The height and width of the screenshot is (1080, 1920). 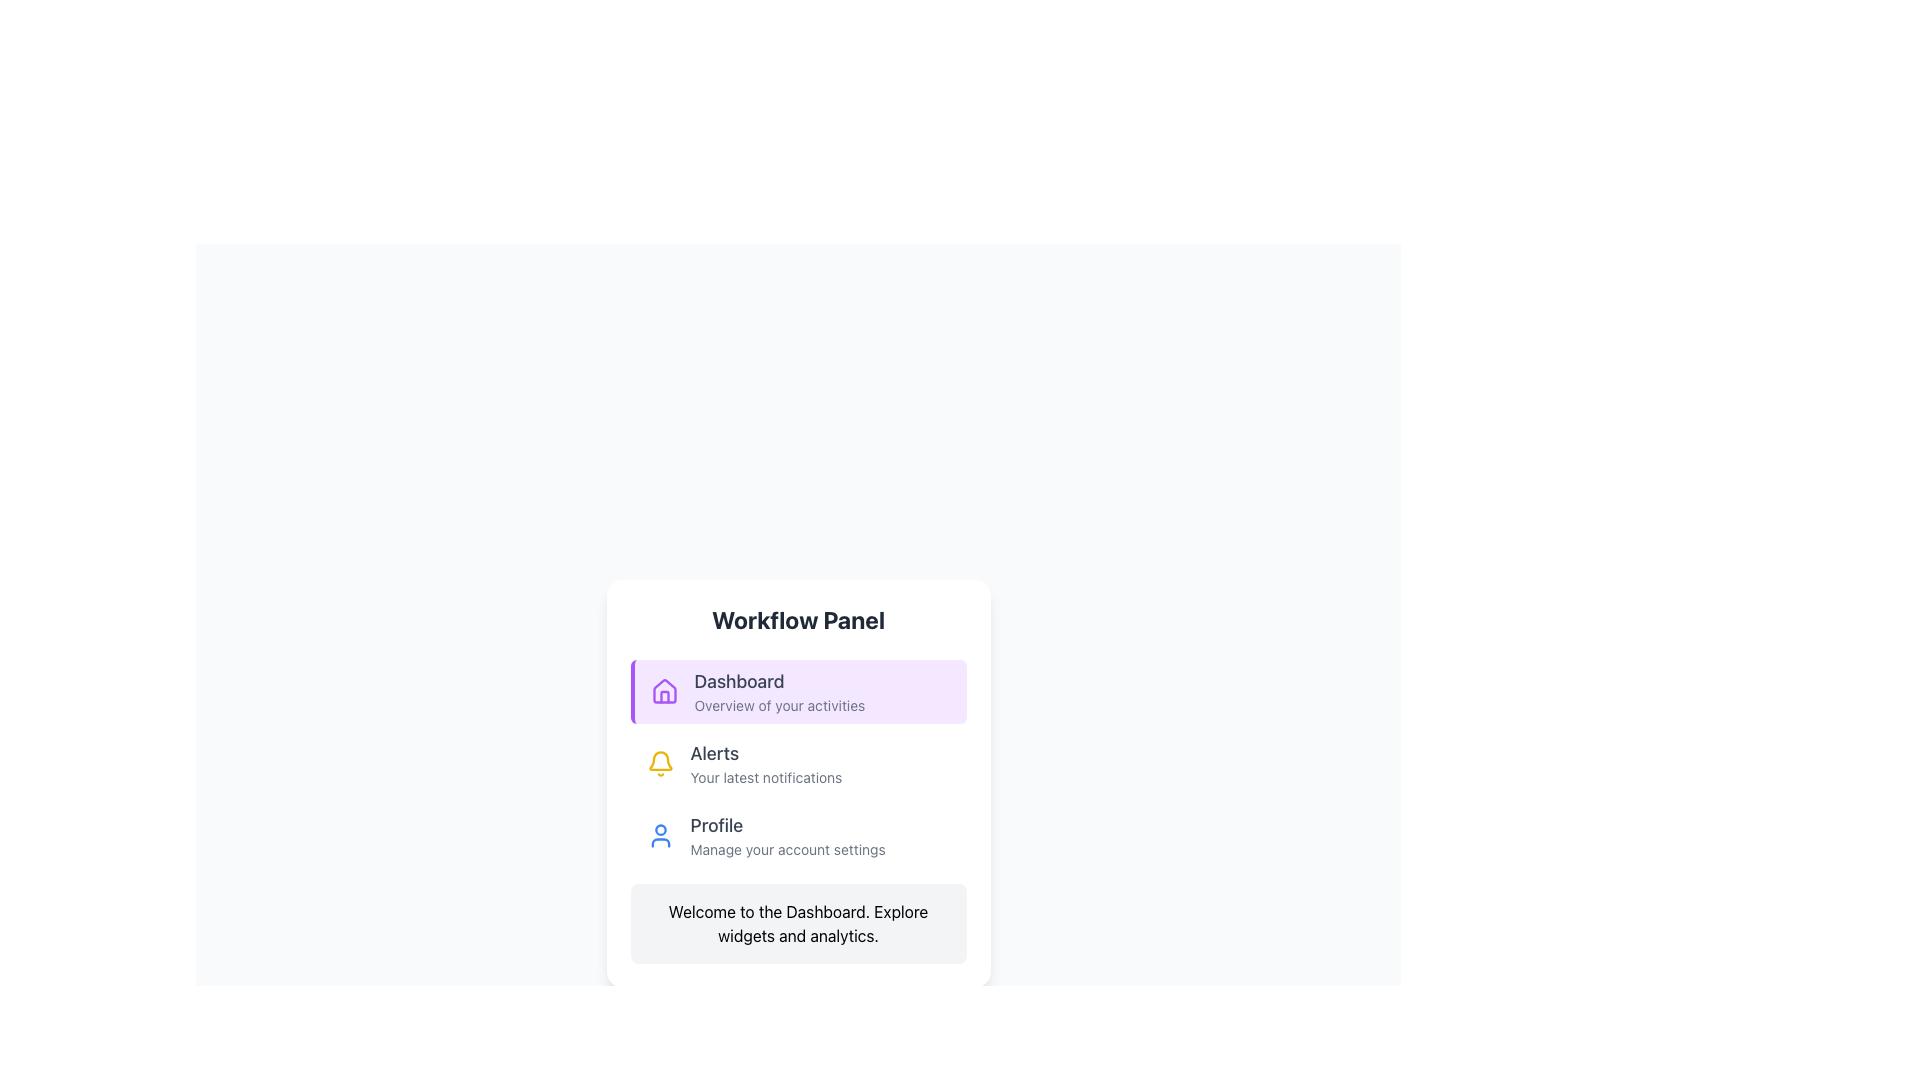 What do you see at coordinates (660, 836) in the screenshot?
I see `the blue round user icon located to the left of the 'Profile' text in the profile section of the Workflow Panel` at bounding box center [660, 836].